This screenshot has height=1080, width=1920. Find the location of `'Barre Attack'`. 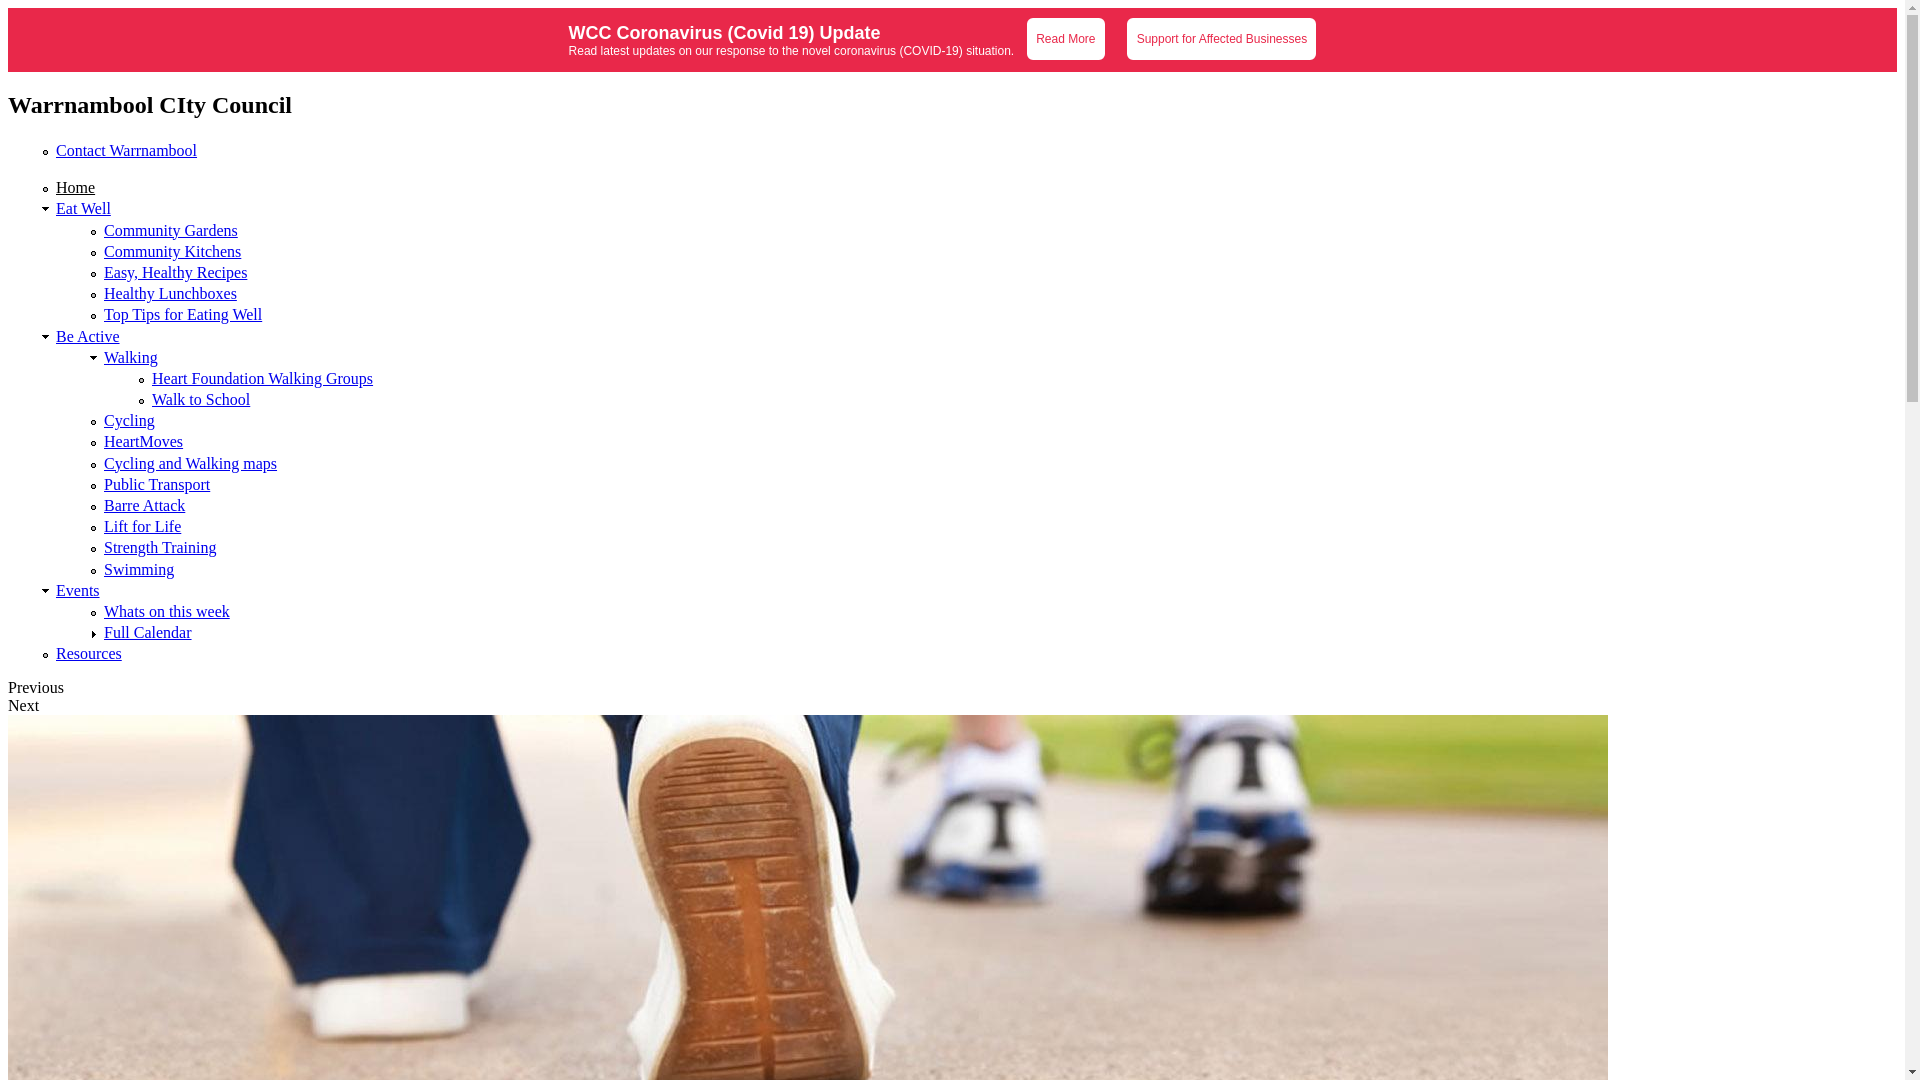

'Barre Attack' is located at coordinates (143, 504).